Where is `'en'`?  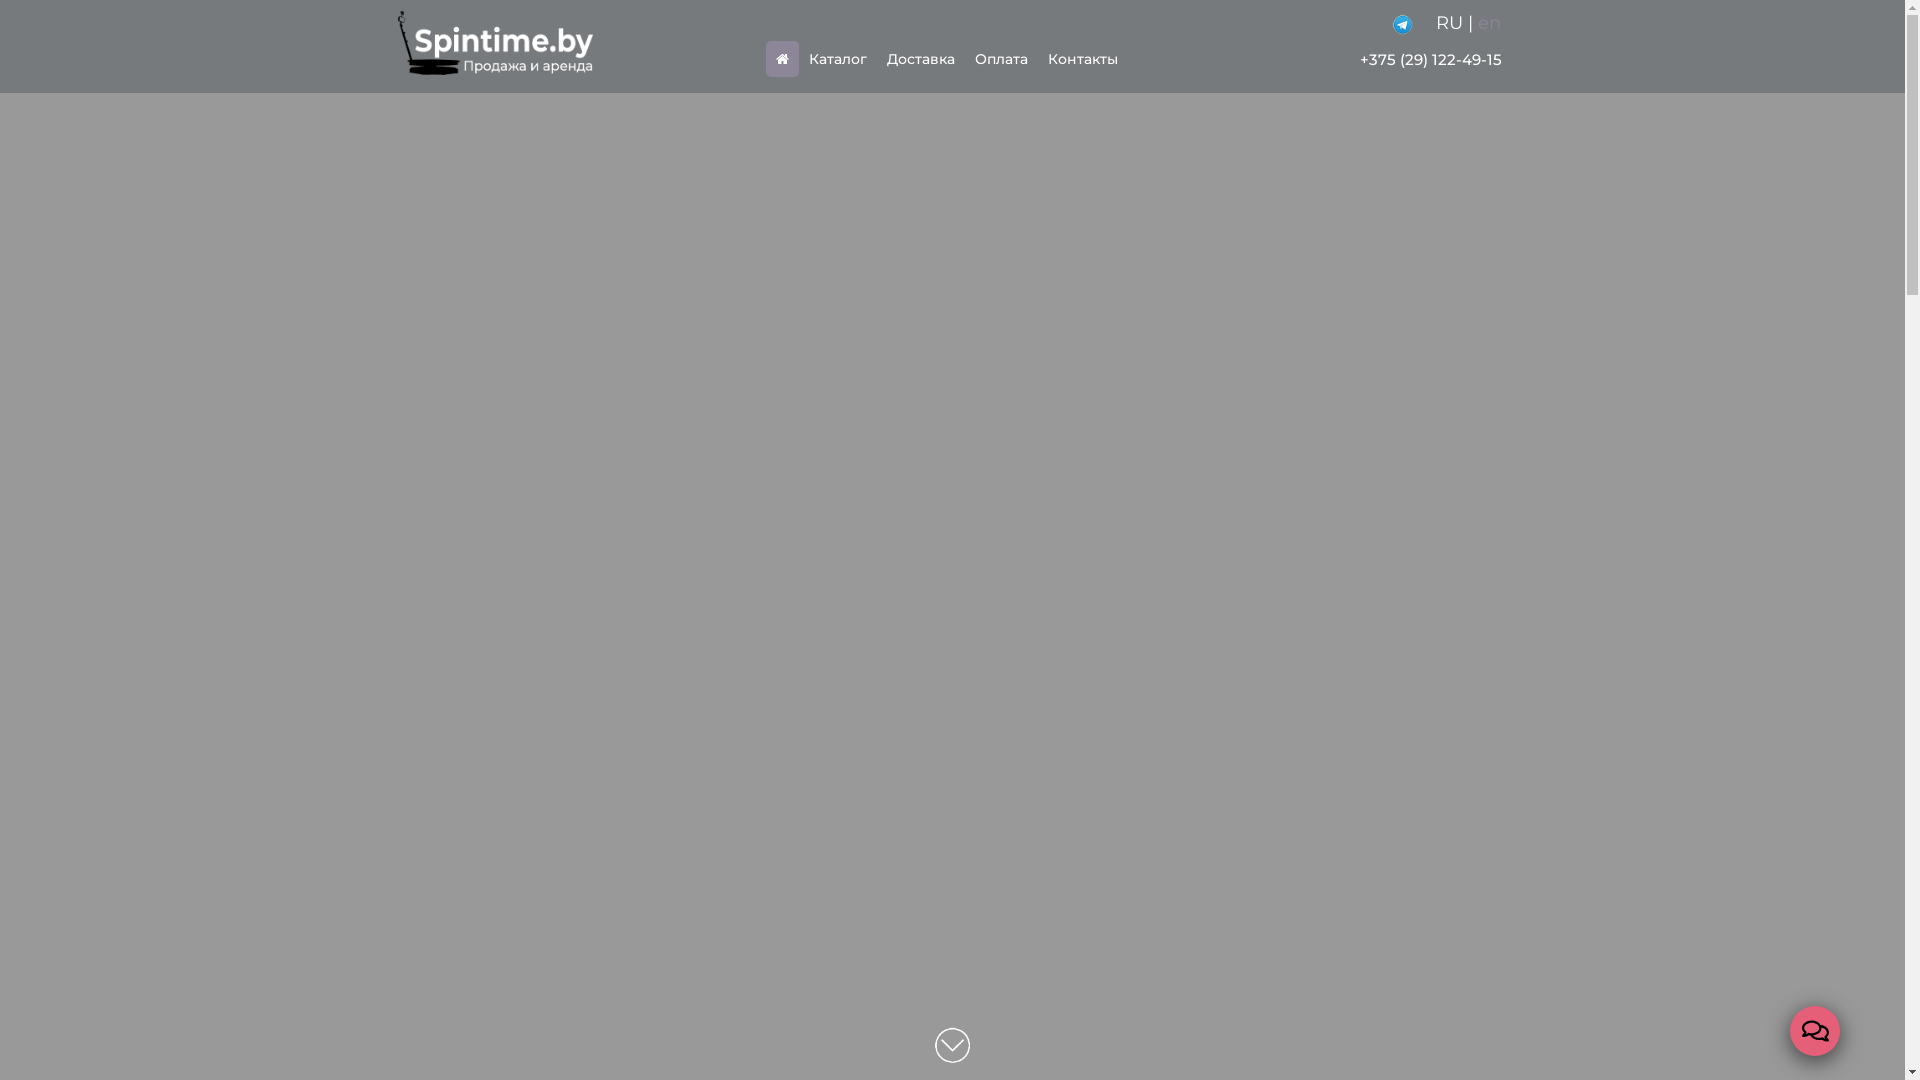 'en' is located at coordinates (1489, 23).